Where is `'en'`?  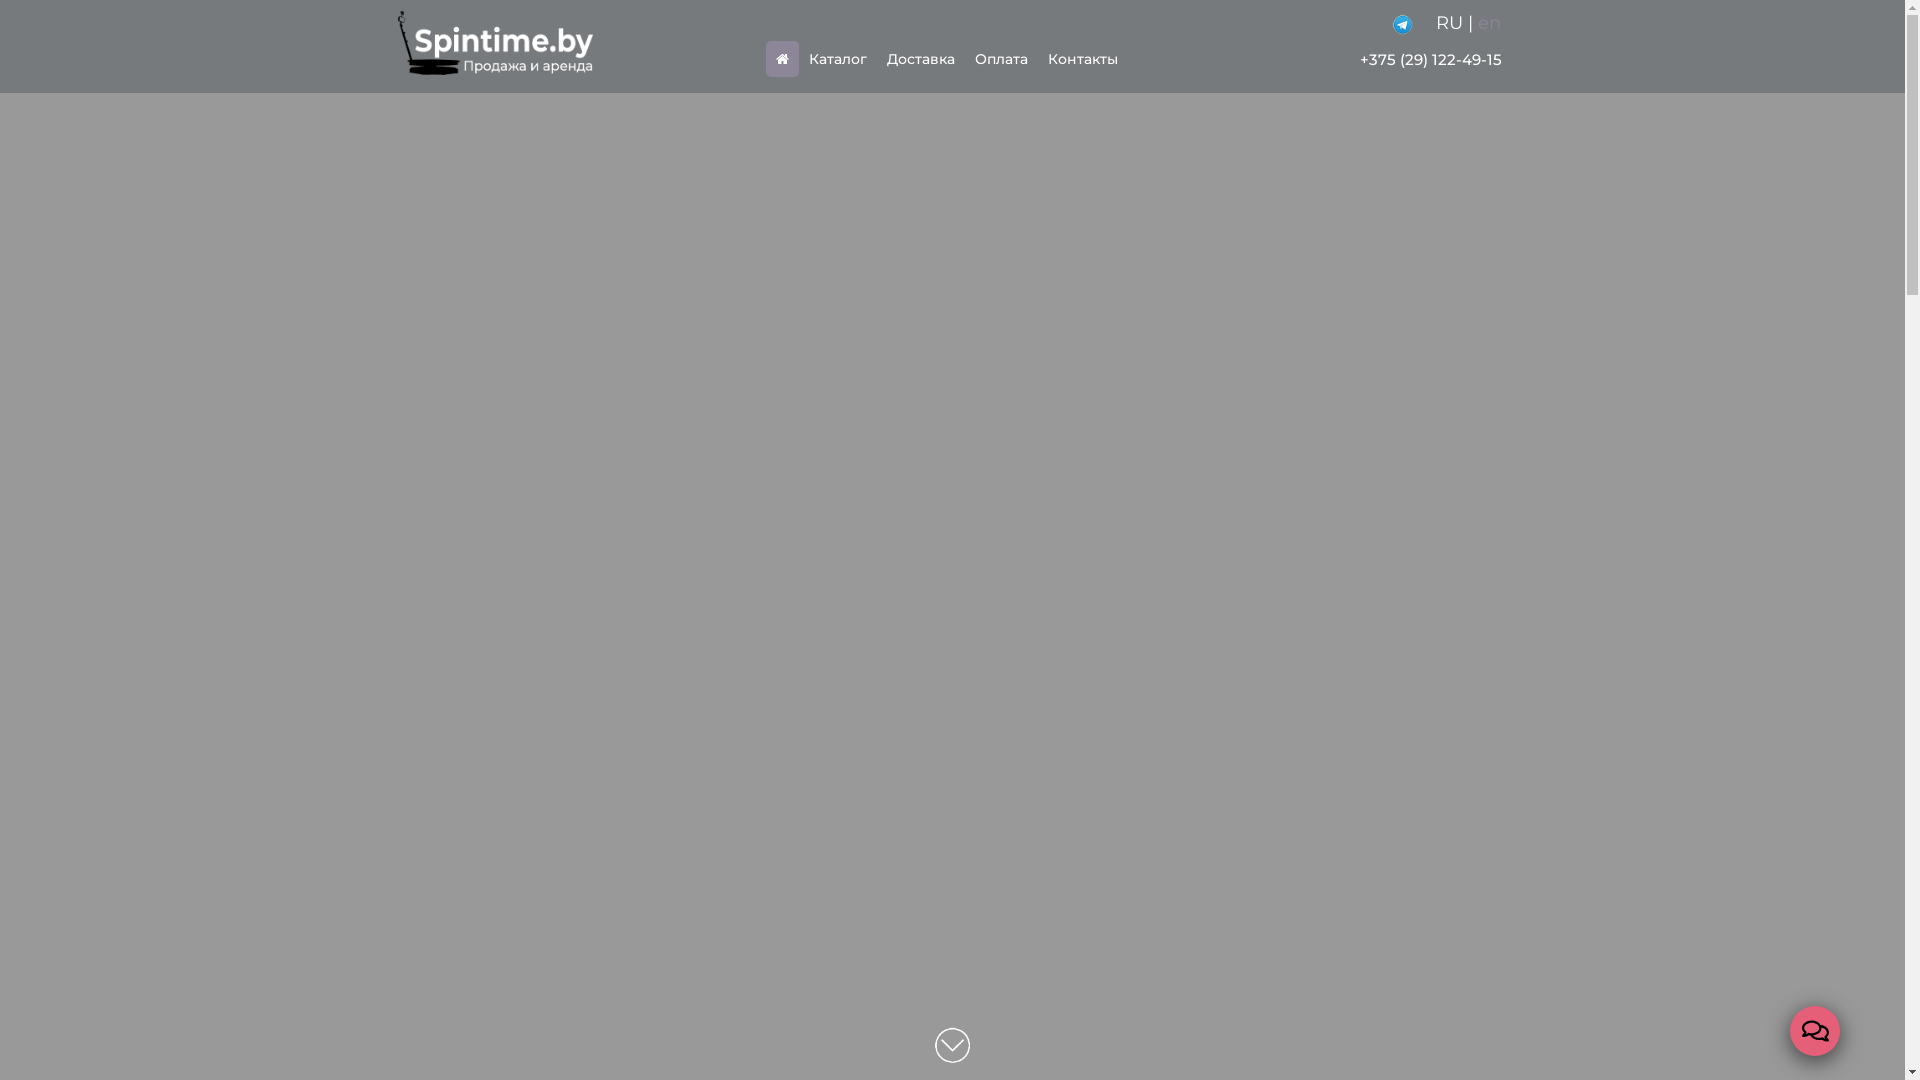 'en' is located at coordinates (1489, 23).